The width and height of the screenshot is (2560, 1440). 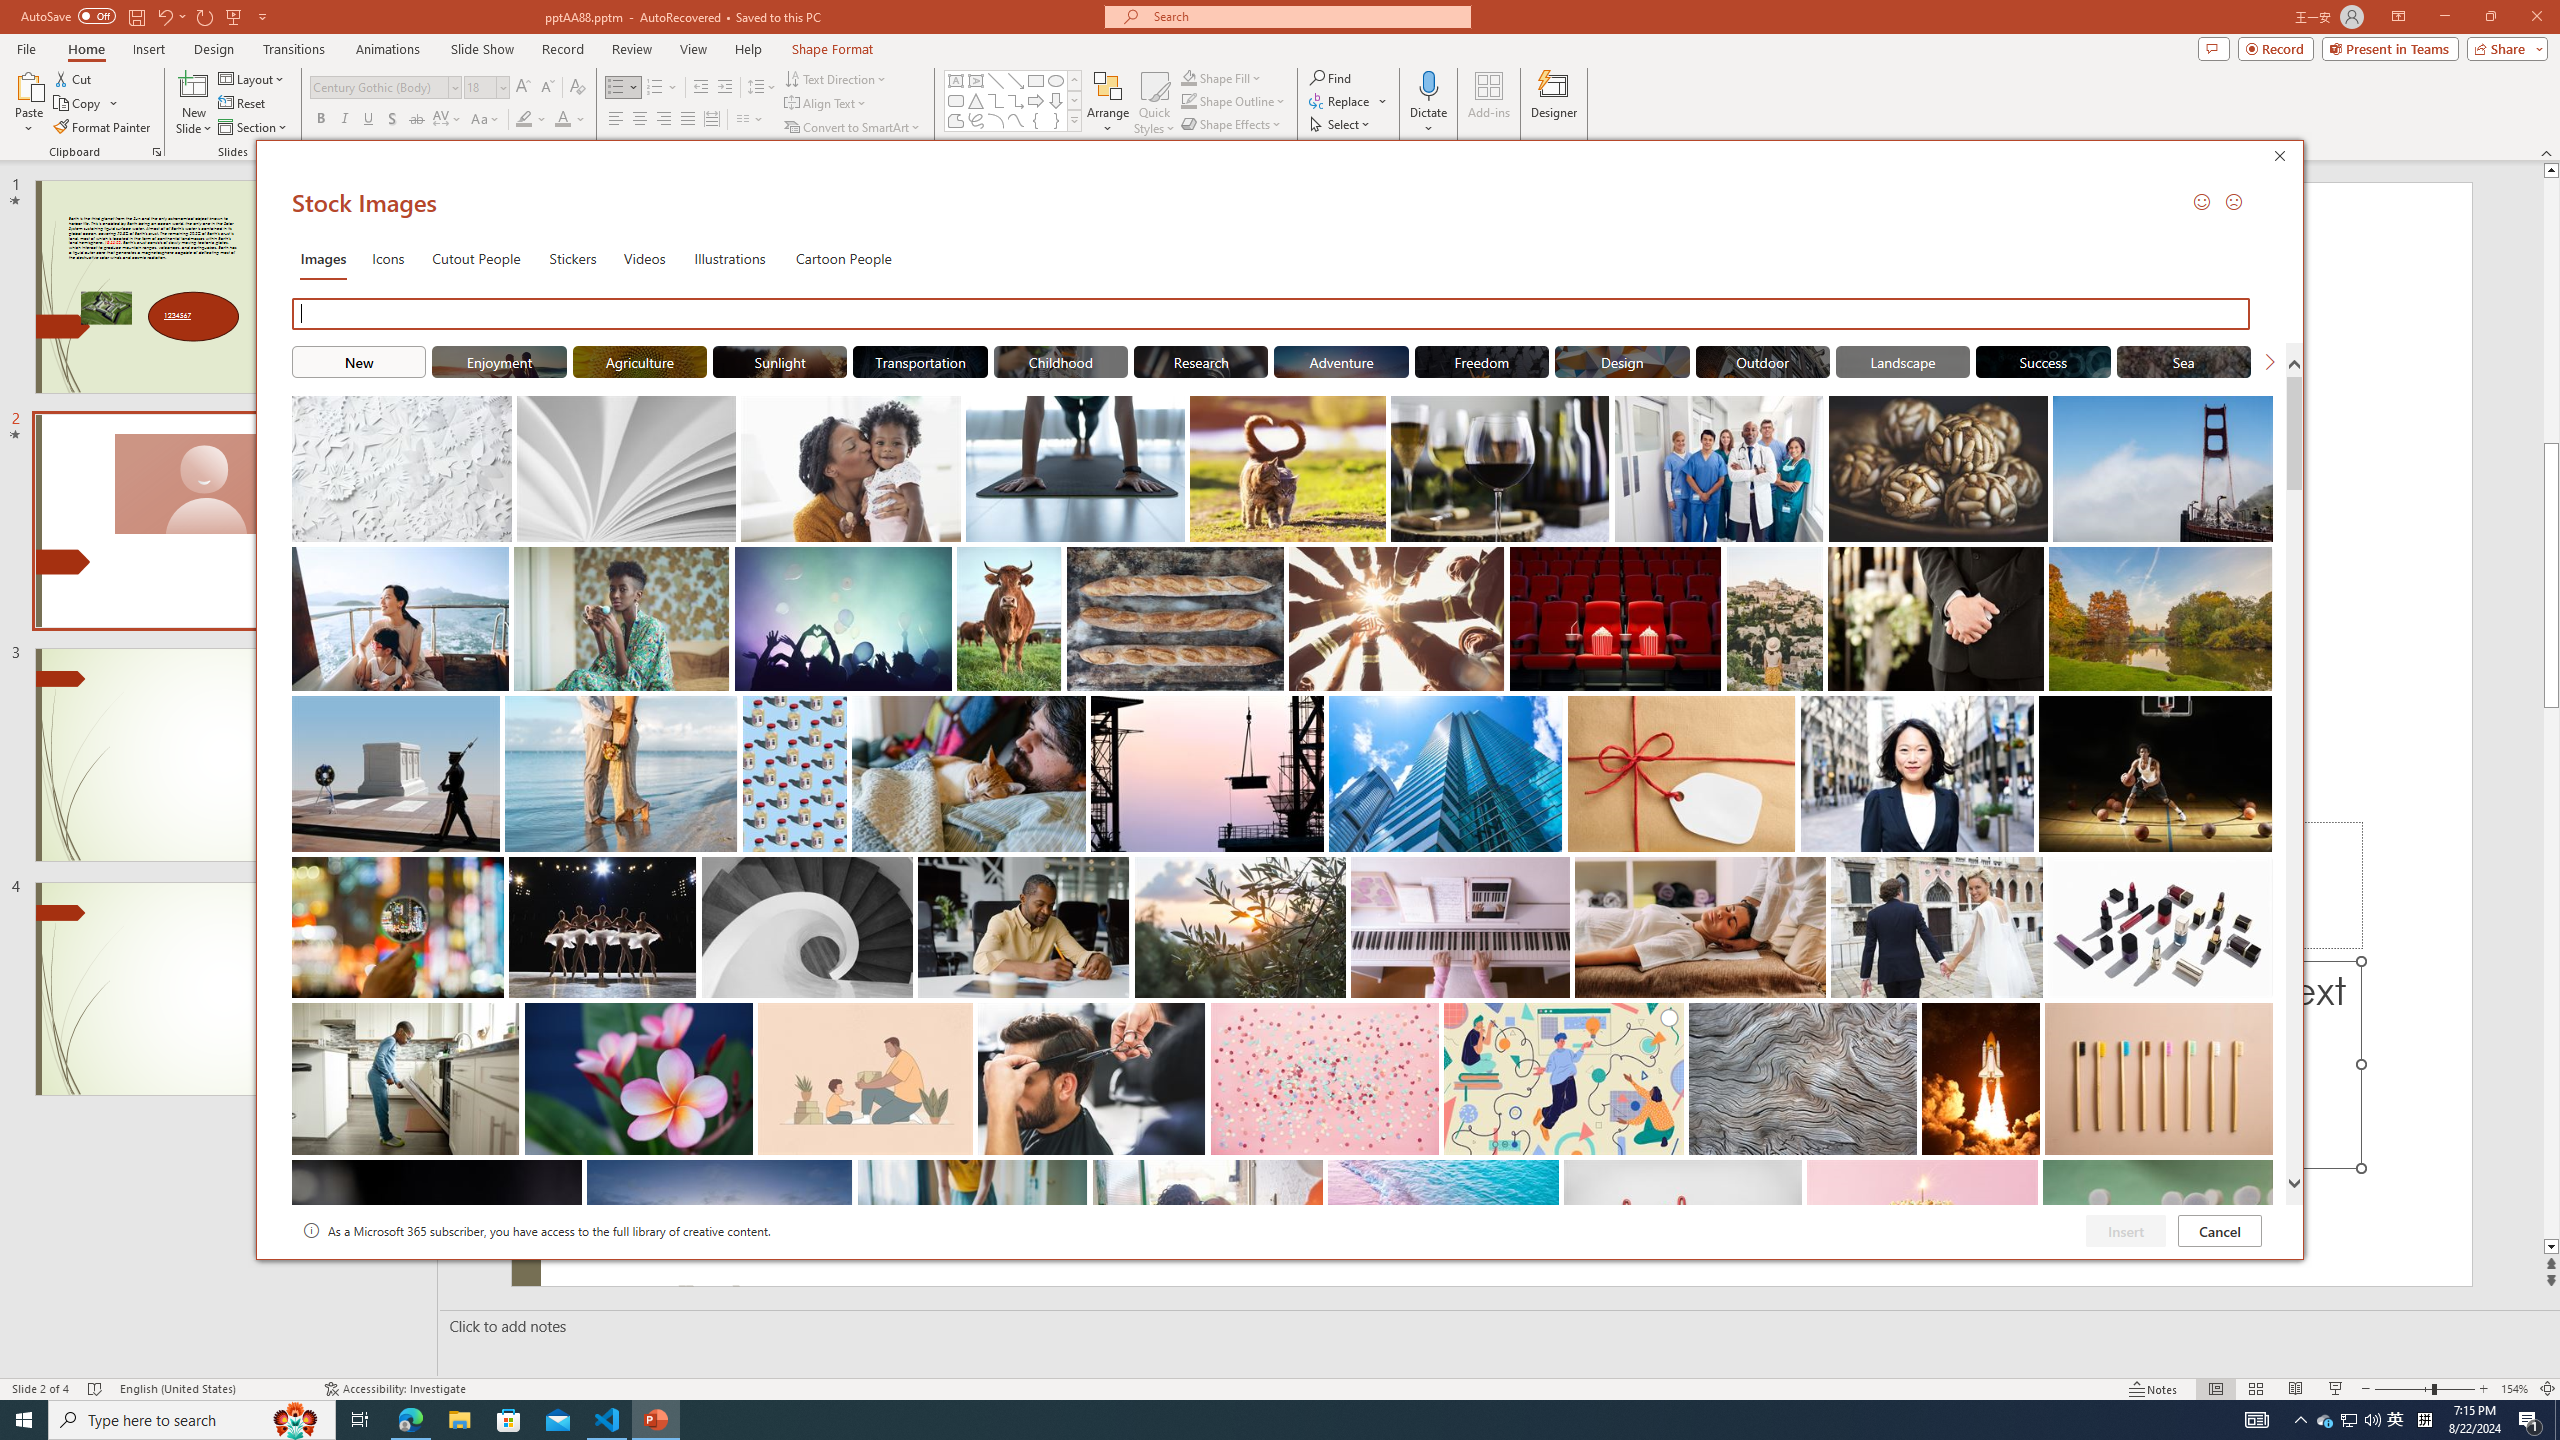 I want to click on 'Videos', so click(x=644, y=256).